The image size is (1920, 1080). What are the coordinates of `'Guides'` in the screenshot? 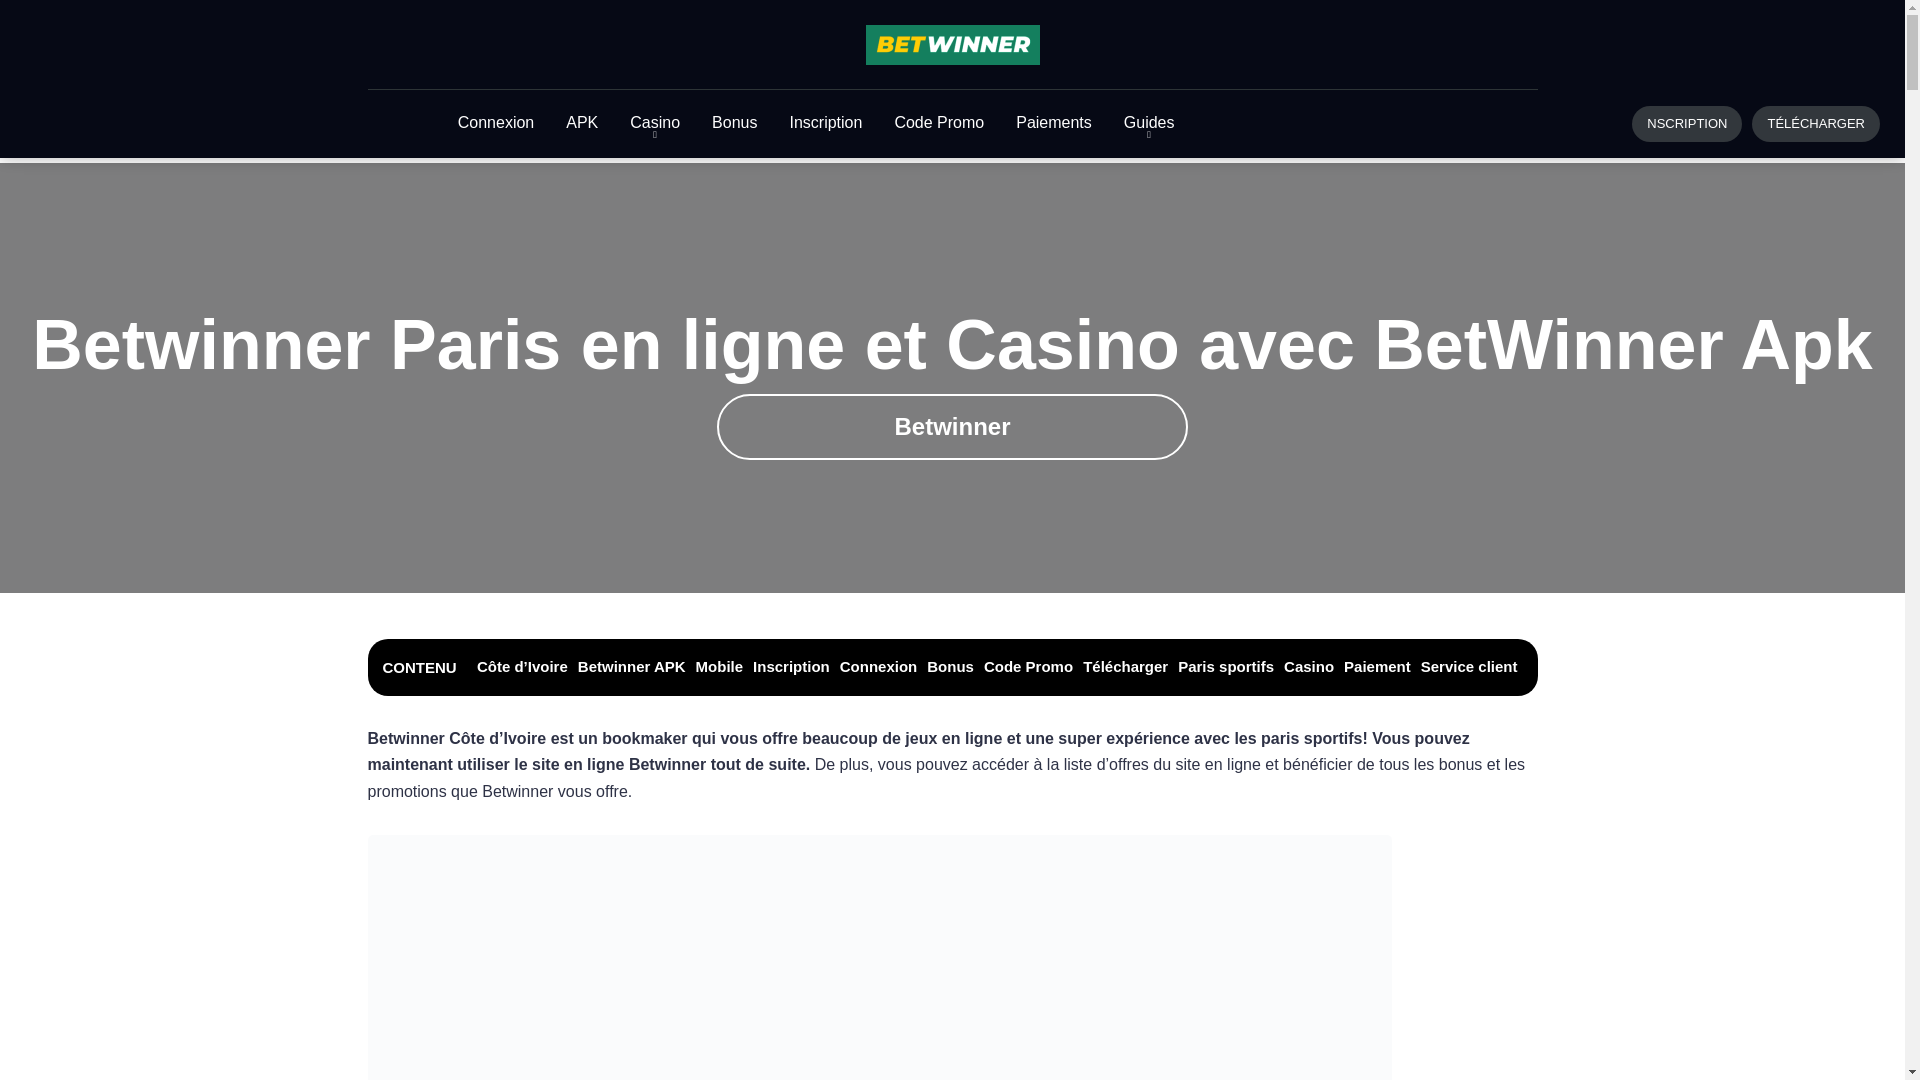 It's located at (1149, 123).